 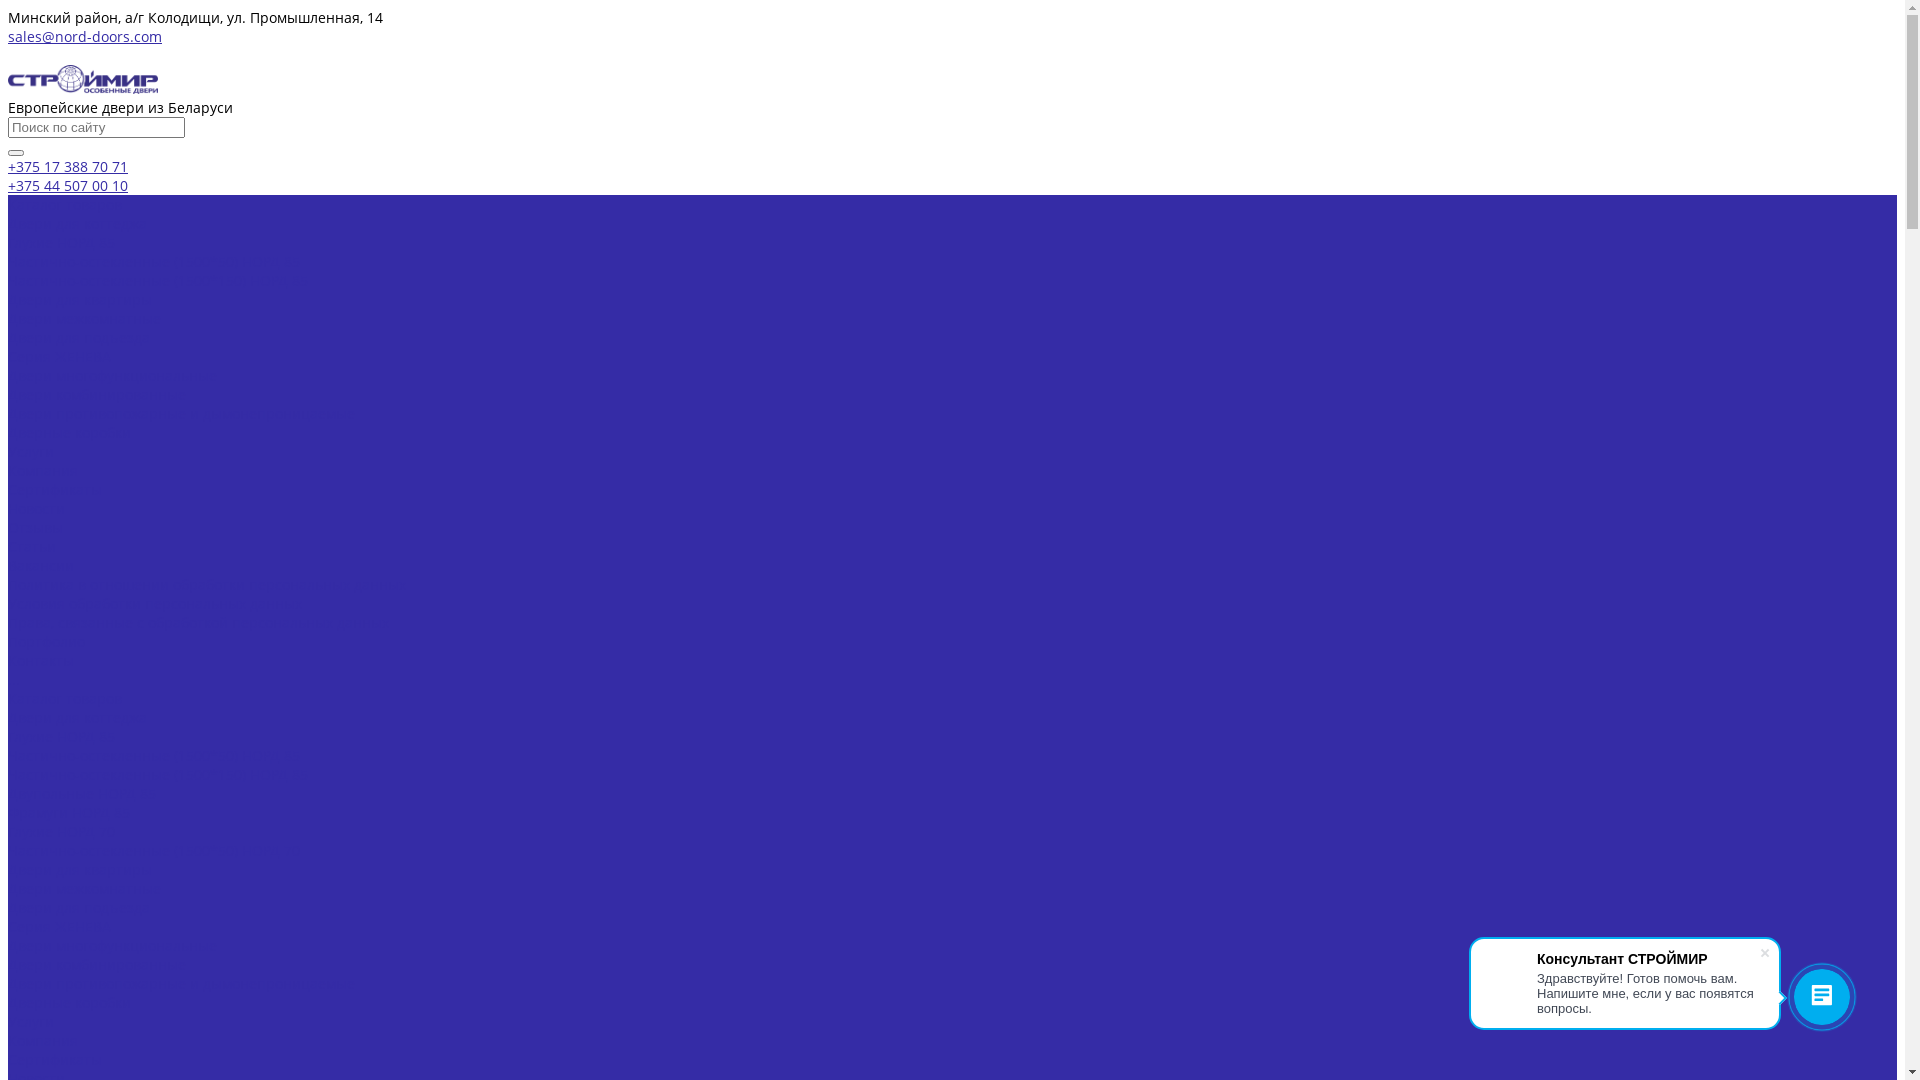 I want to click on '+375 17 388 70 71', so click(x=67, y=165).